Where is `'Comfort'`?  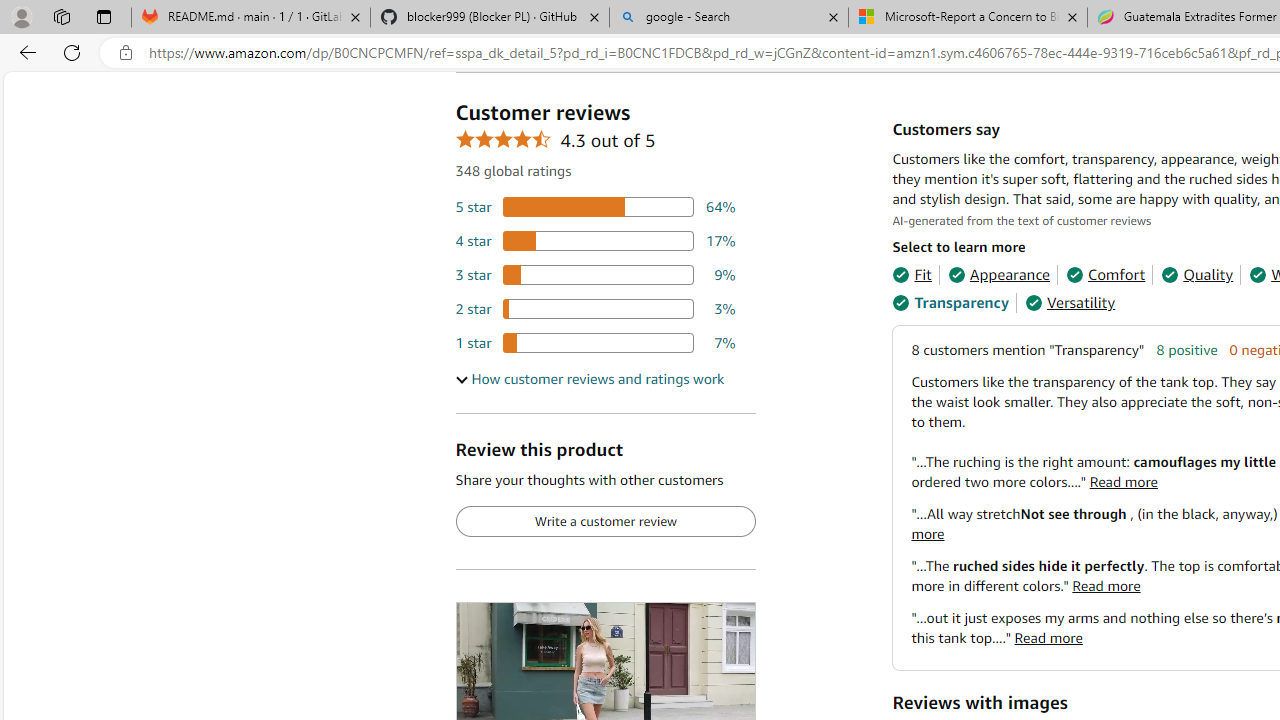 'Comfort' is located at coordinates (1104, 275).